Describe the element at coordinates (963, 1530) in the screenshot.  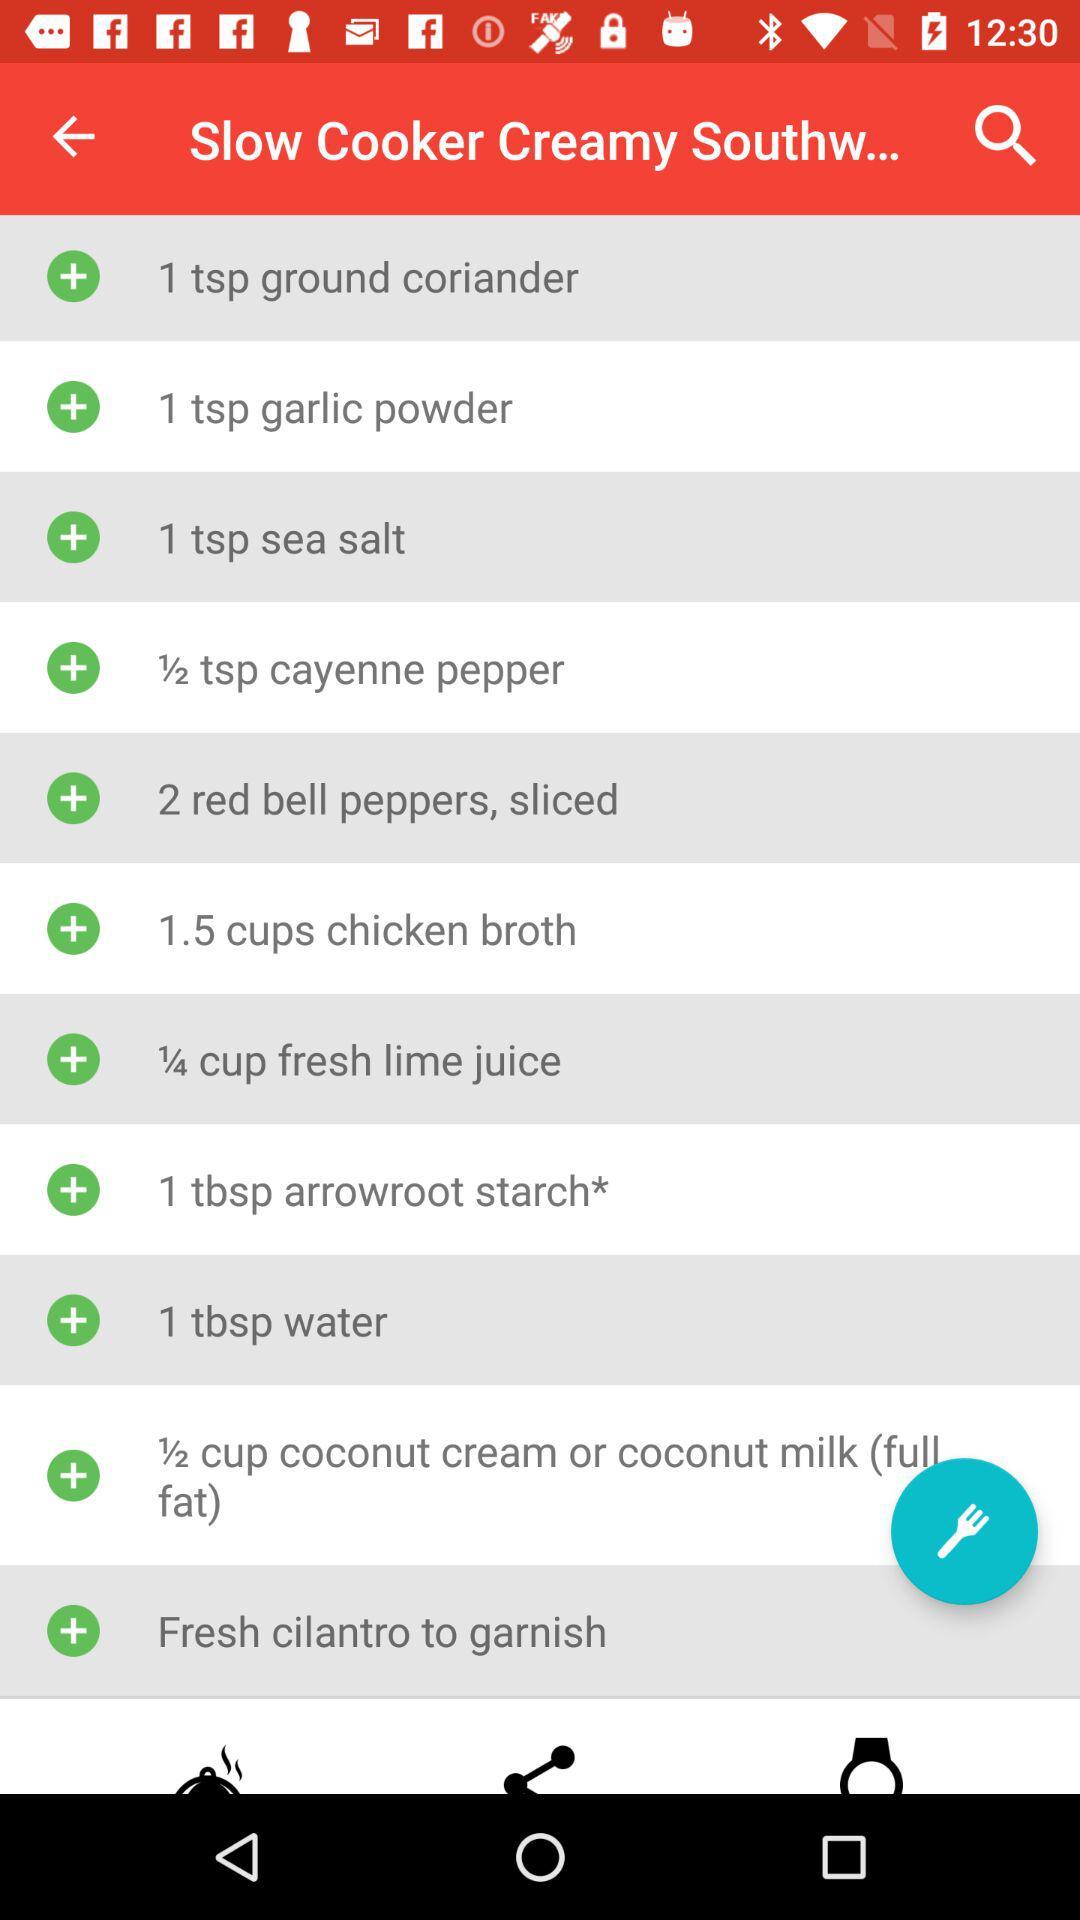
I see `additional recipes` at that location.